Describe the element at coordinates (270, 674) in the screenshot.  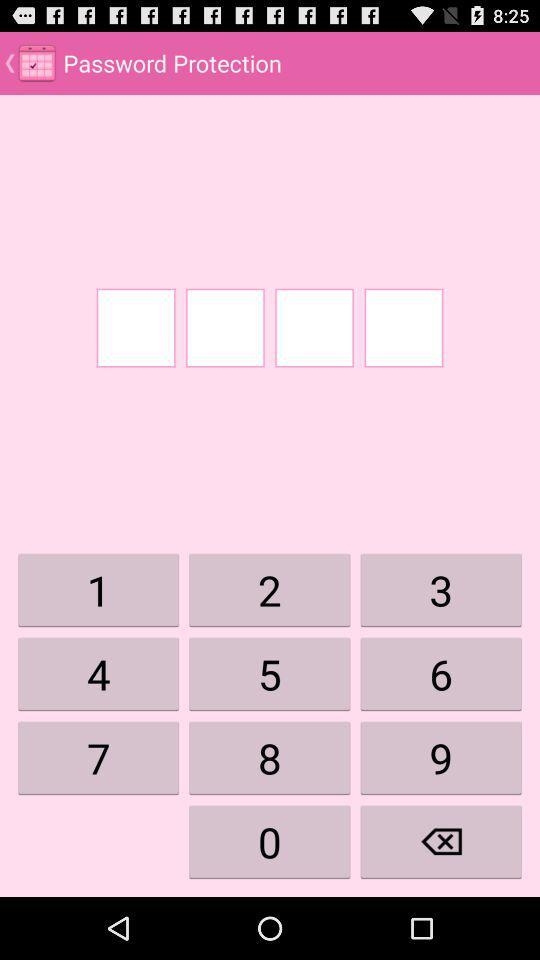
I see `the digit 5` at that location.